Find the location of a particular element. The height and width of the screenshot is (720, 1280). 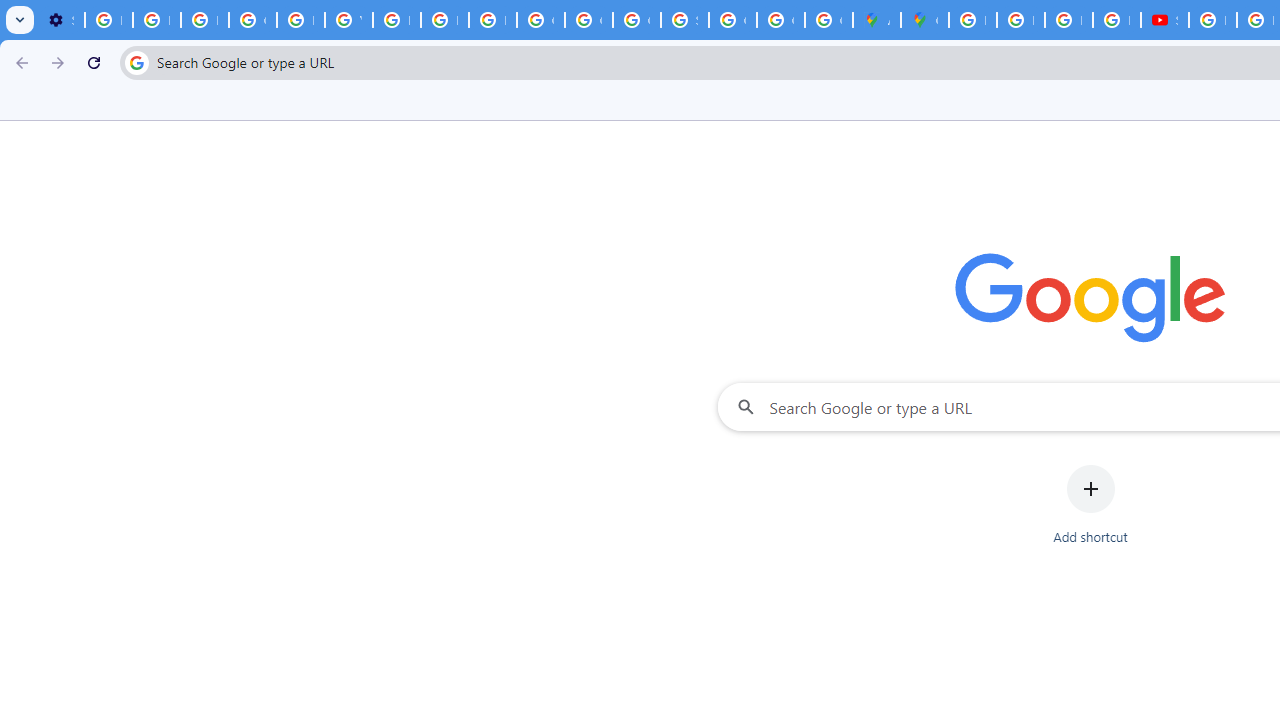

'Delete photos & videos - Computer - Google Photos Help' is located at coordinates (107, 20).